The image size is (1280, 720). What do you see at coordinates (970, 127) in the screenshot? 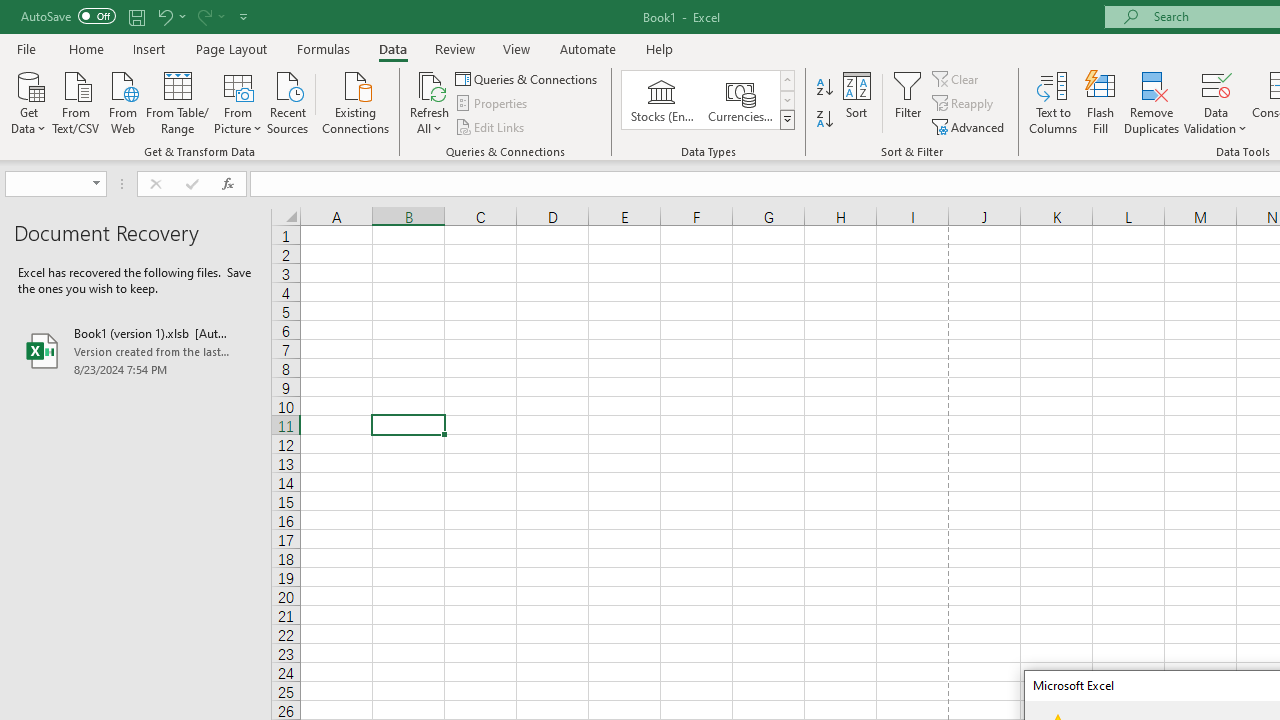
I see `'Advanced...'` at bounding box center [970, 127].